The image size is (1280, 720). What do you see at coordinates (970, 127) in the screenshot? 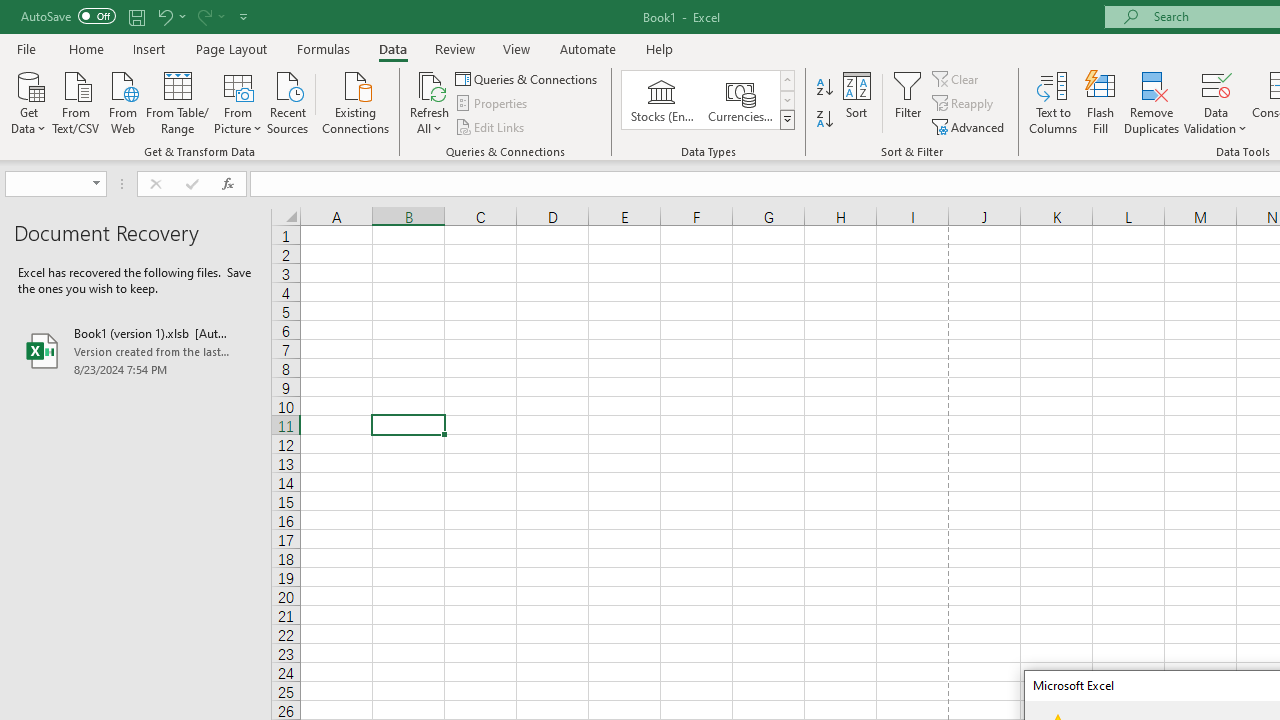
I see `'Advanced...'` at bounding box center [970, 127].